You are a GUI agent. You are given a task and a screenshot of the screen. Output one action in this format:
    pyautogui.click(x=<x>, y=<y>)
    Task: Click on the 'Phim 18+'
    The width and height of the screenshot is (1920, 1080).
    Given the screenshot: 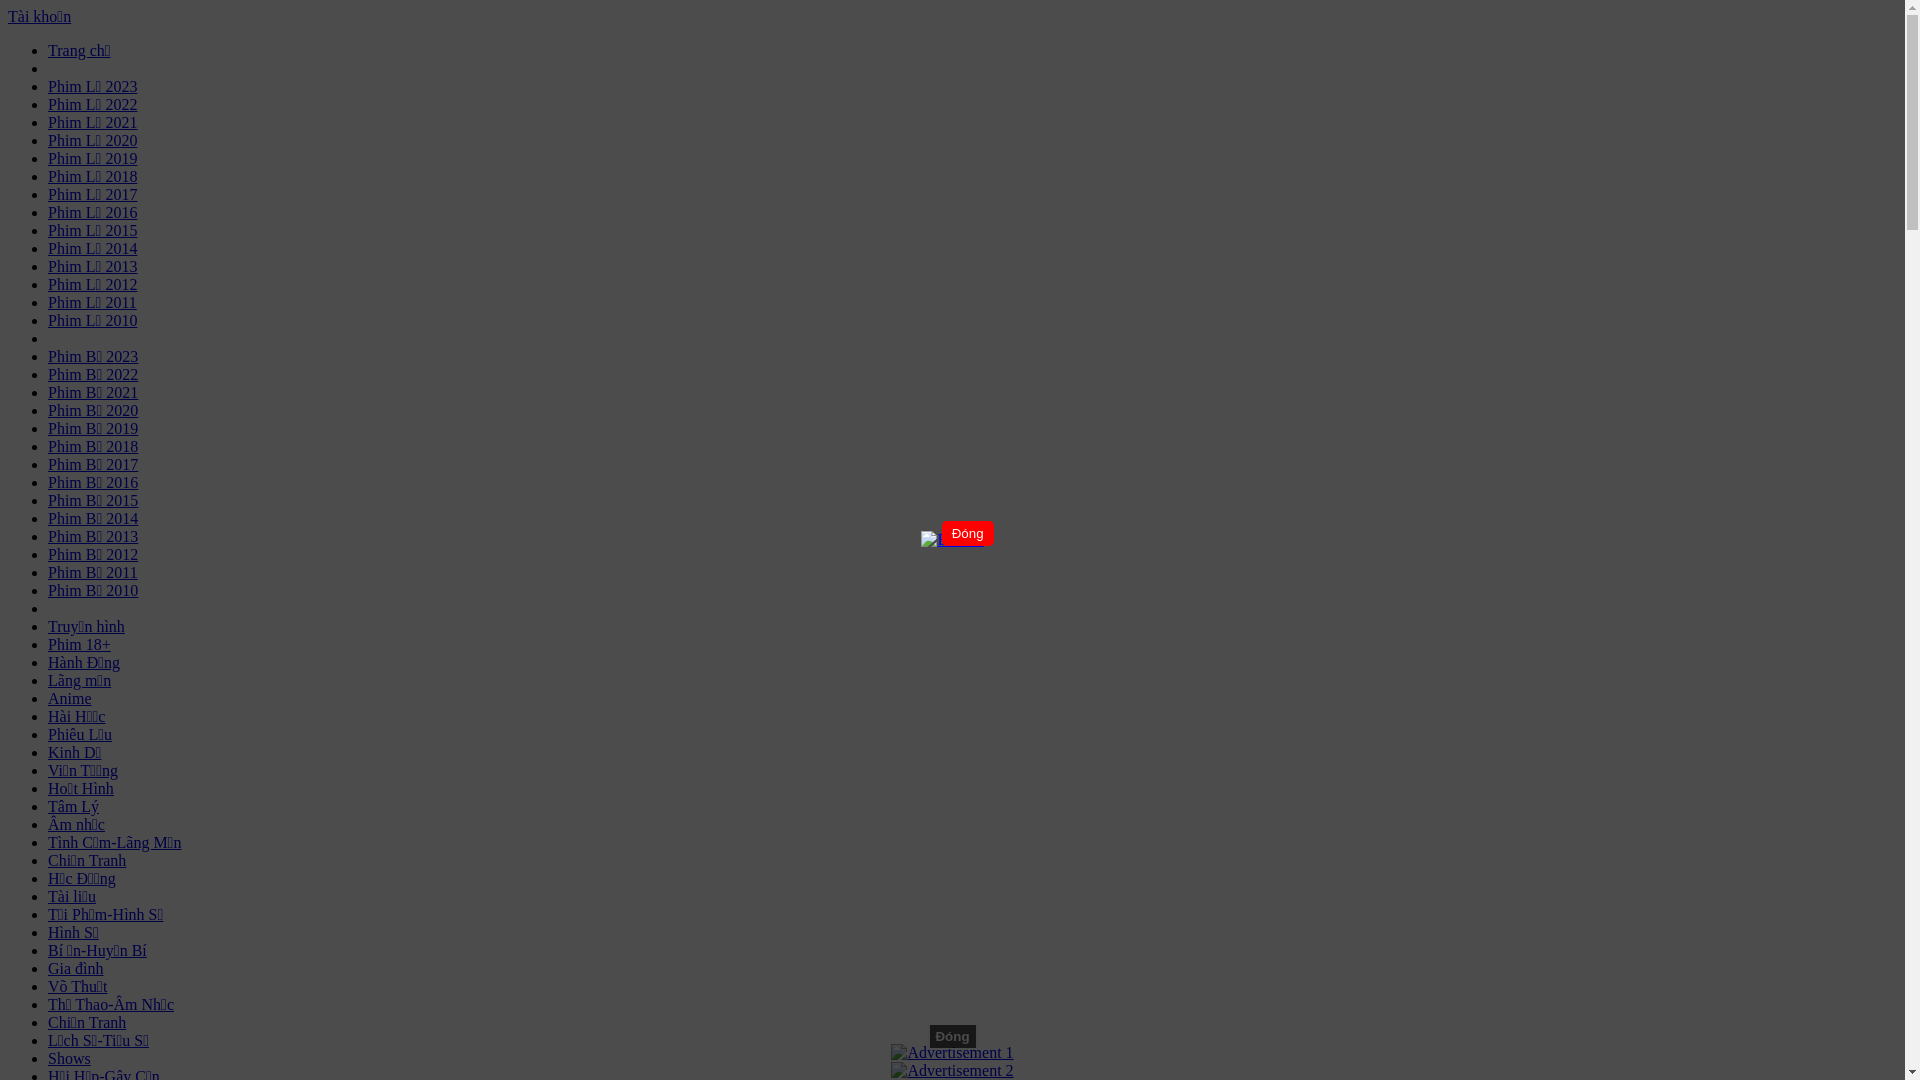 What is the action you would take?
    pyautogui.click(x=79, y=644)
    